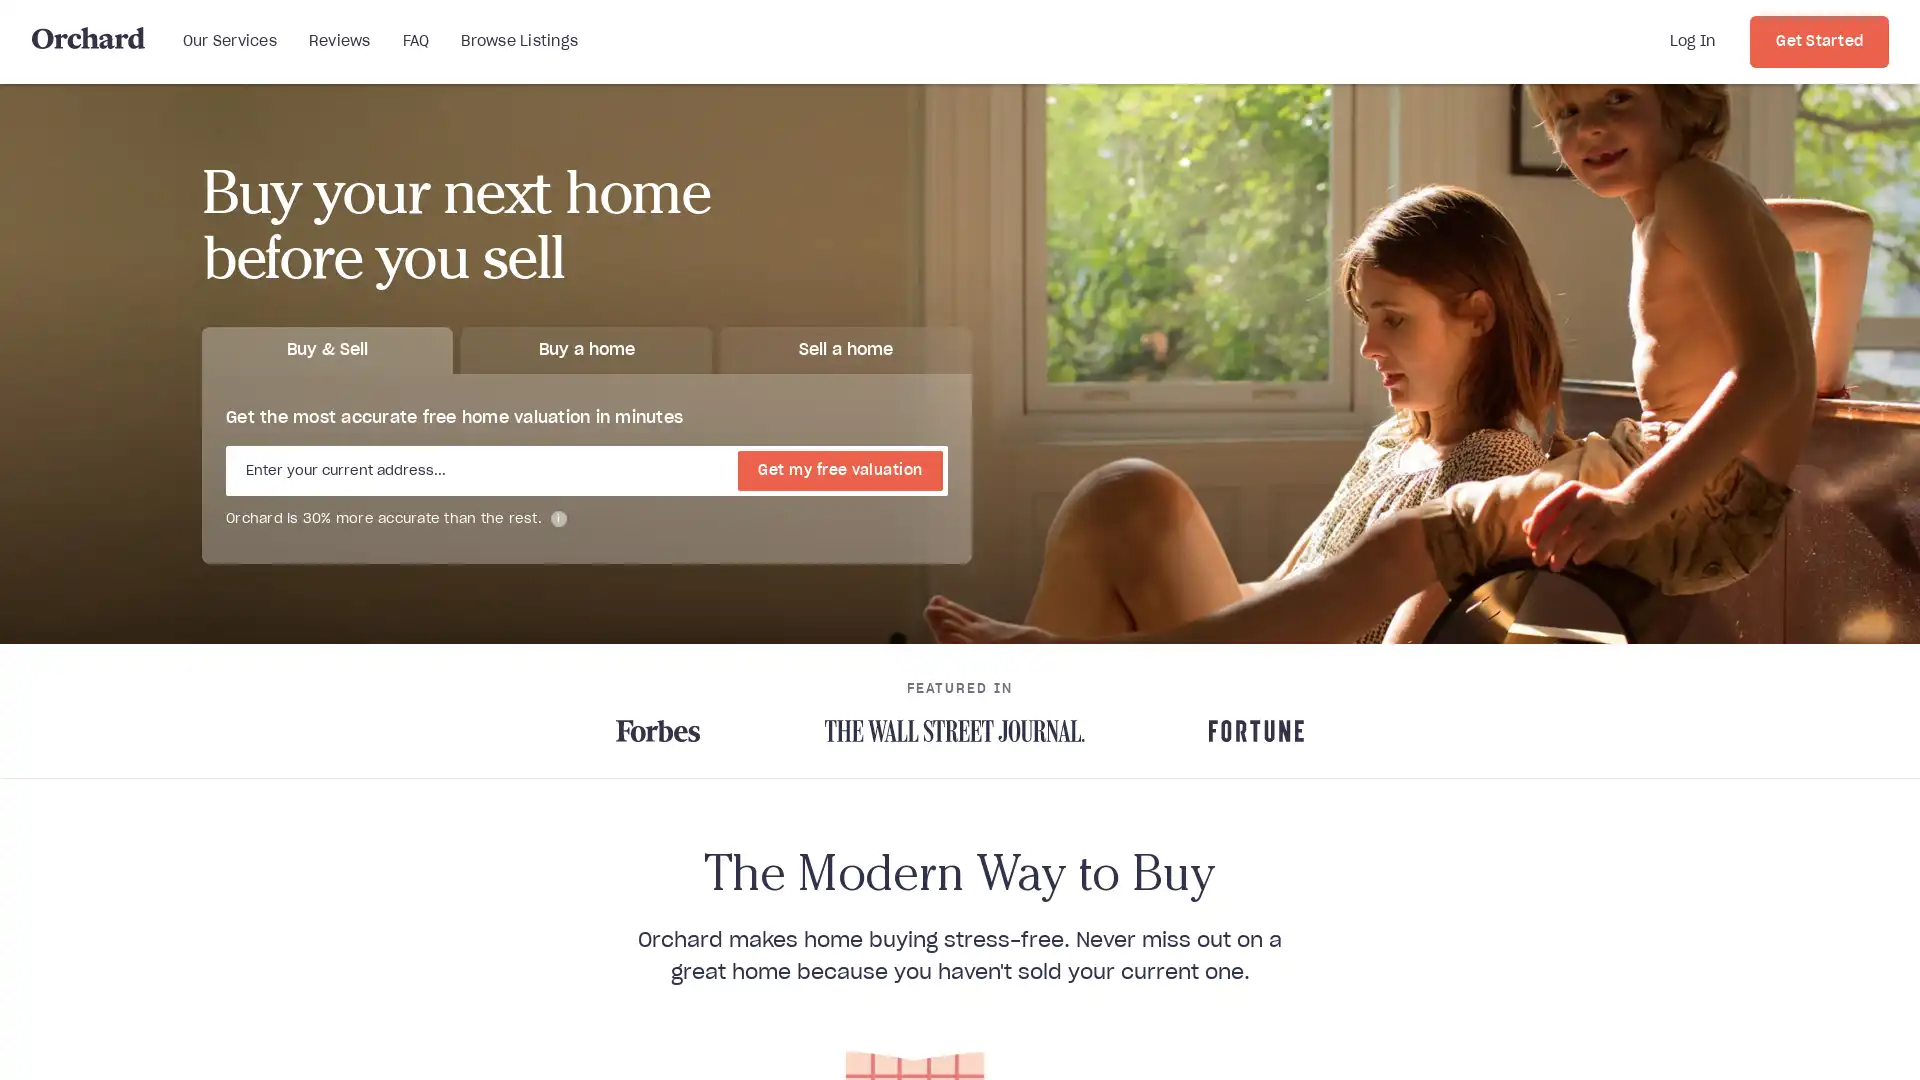  Describe the element at coordinates (1874, 959) in the screenshot. I see `Send message` at that location.